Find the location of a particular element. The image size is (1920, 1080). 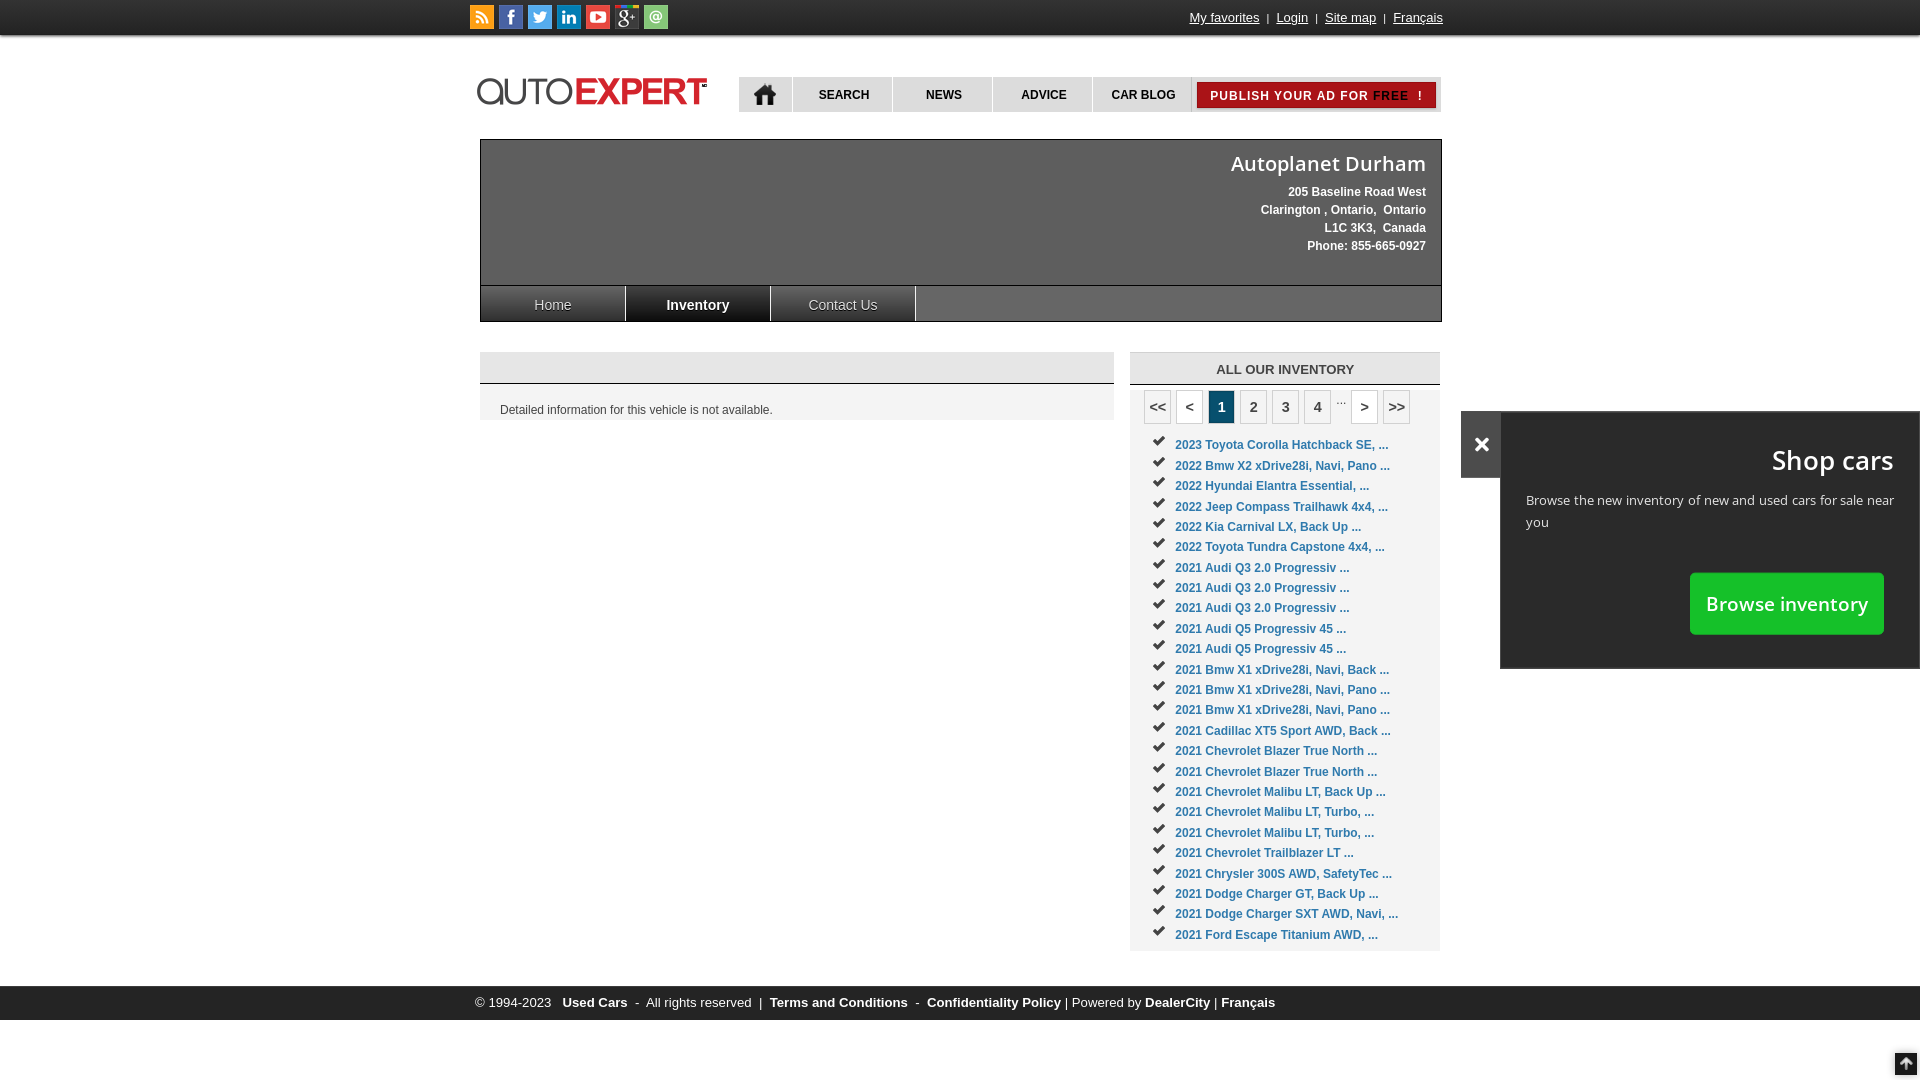

'Terms and Conditions' is located at coordinates (768, 1002).